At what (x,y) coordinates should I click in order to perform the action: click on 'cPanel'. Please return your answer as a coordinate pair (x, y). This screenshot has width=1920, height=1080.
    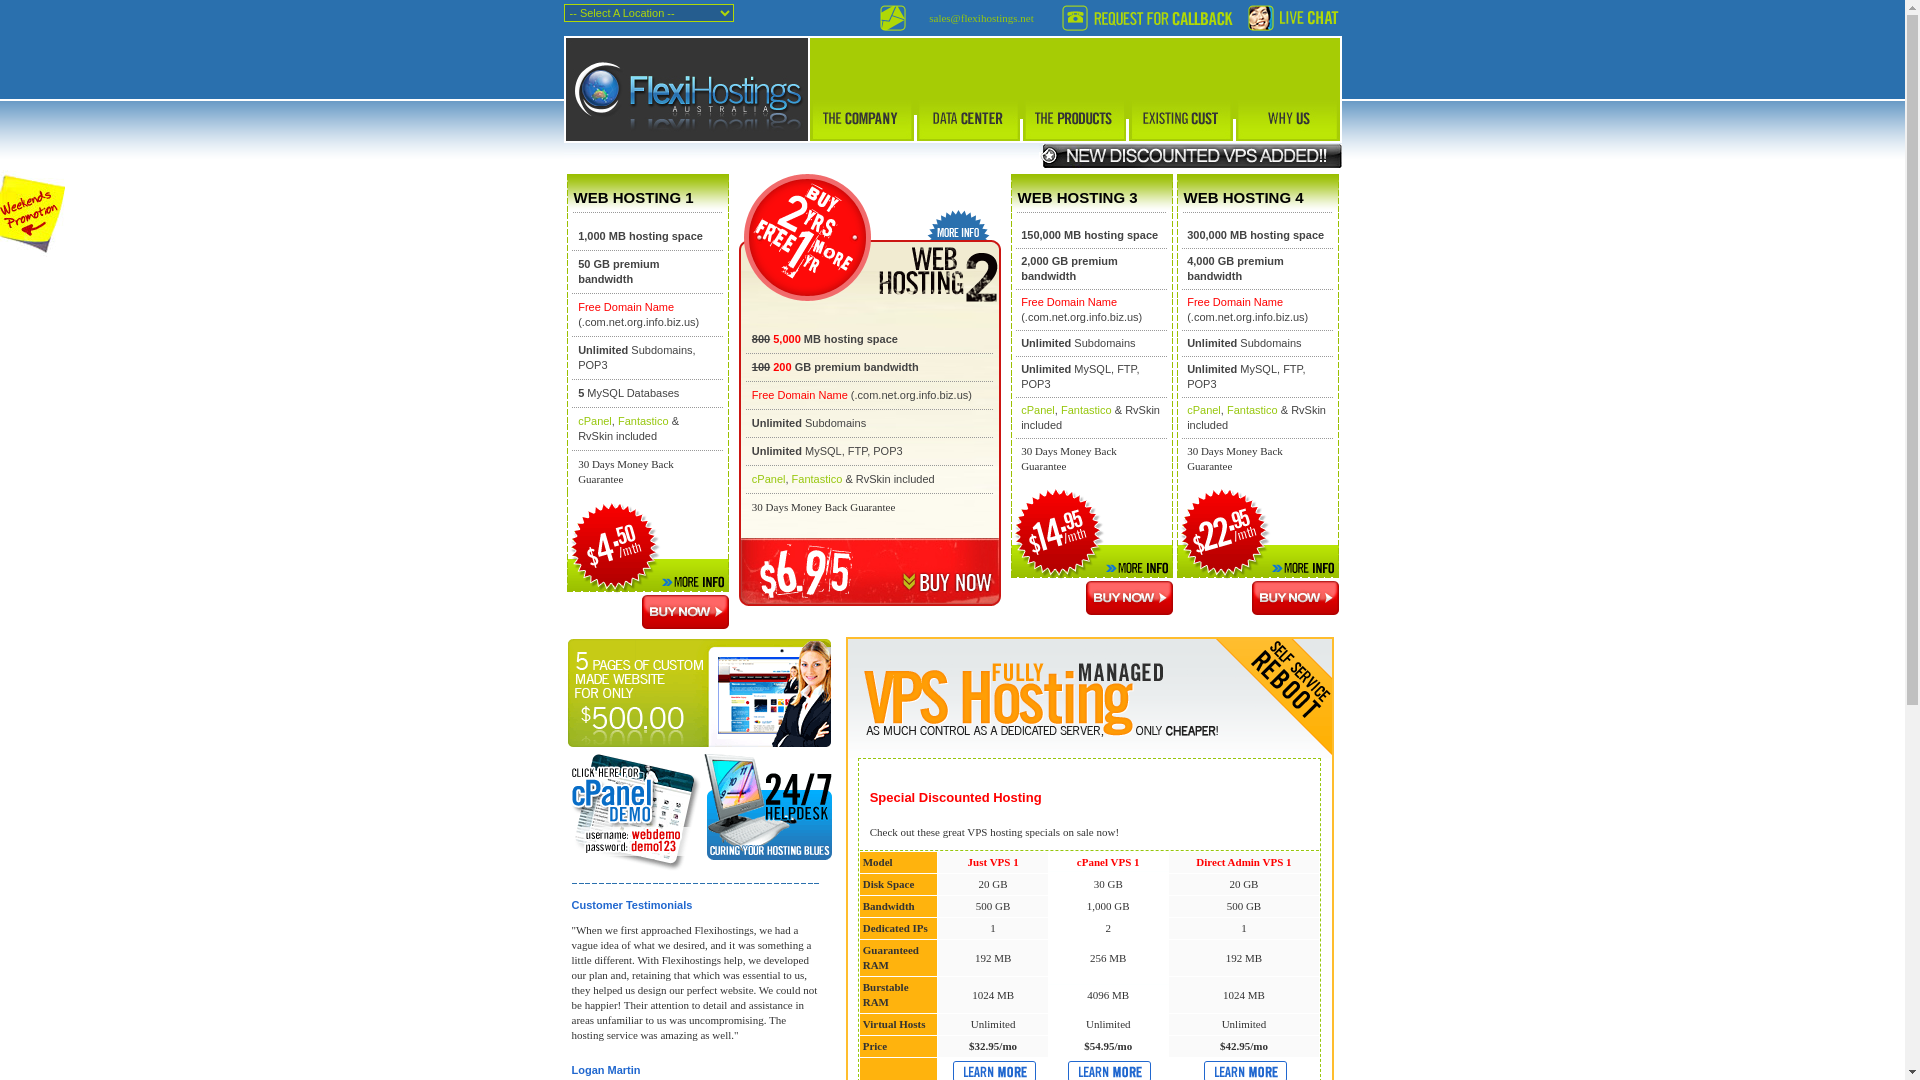
    Looking at the image, I should click on (767, 478).